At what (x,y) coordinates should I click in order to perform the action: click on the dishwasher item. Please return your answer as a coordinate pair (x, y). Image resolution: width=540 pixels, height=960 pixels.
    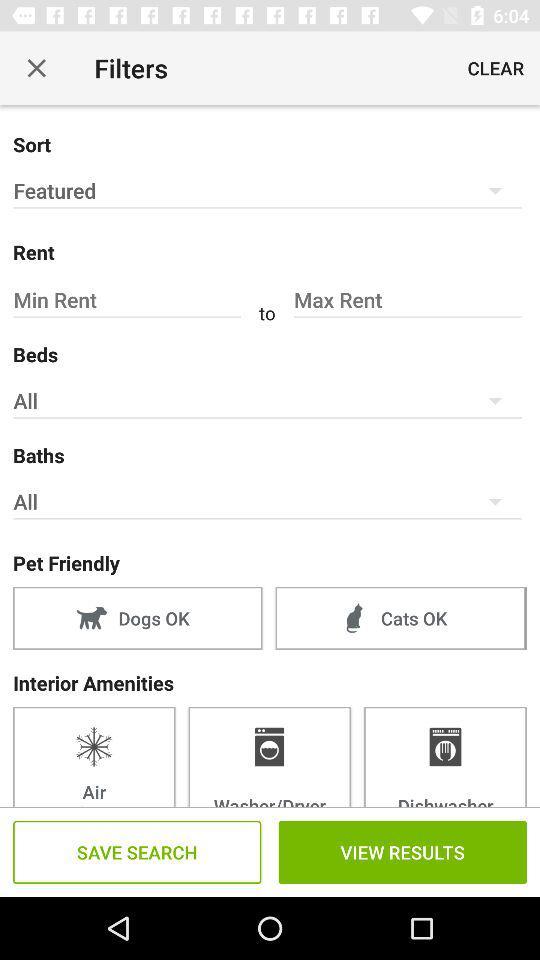
    Looking at the image, I should click on (445, 755).